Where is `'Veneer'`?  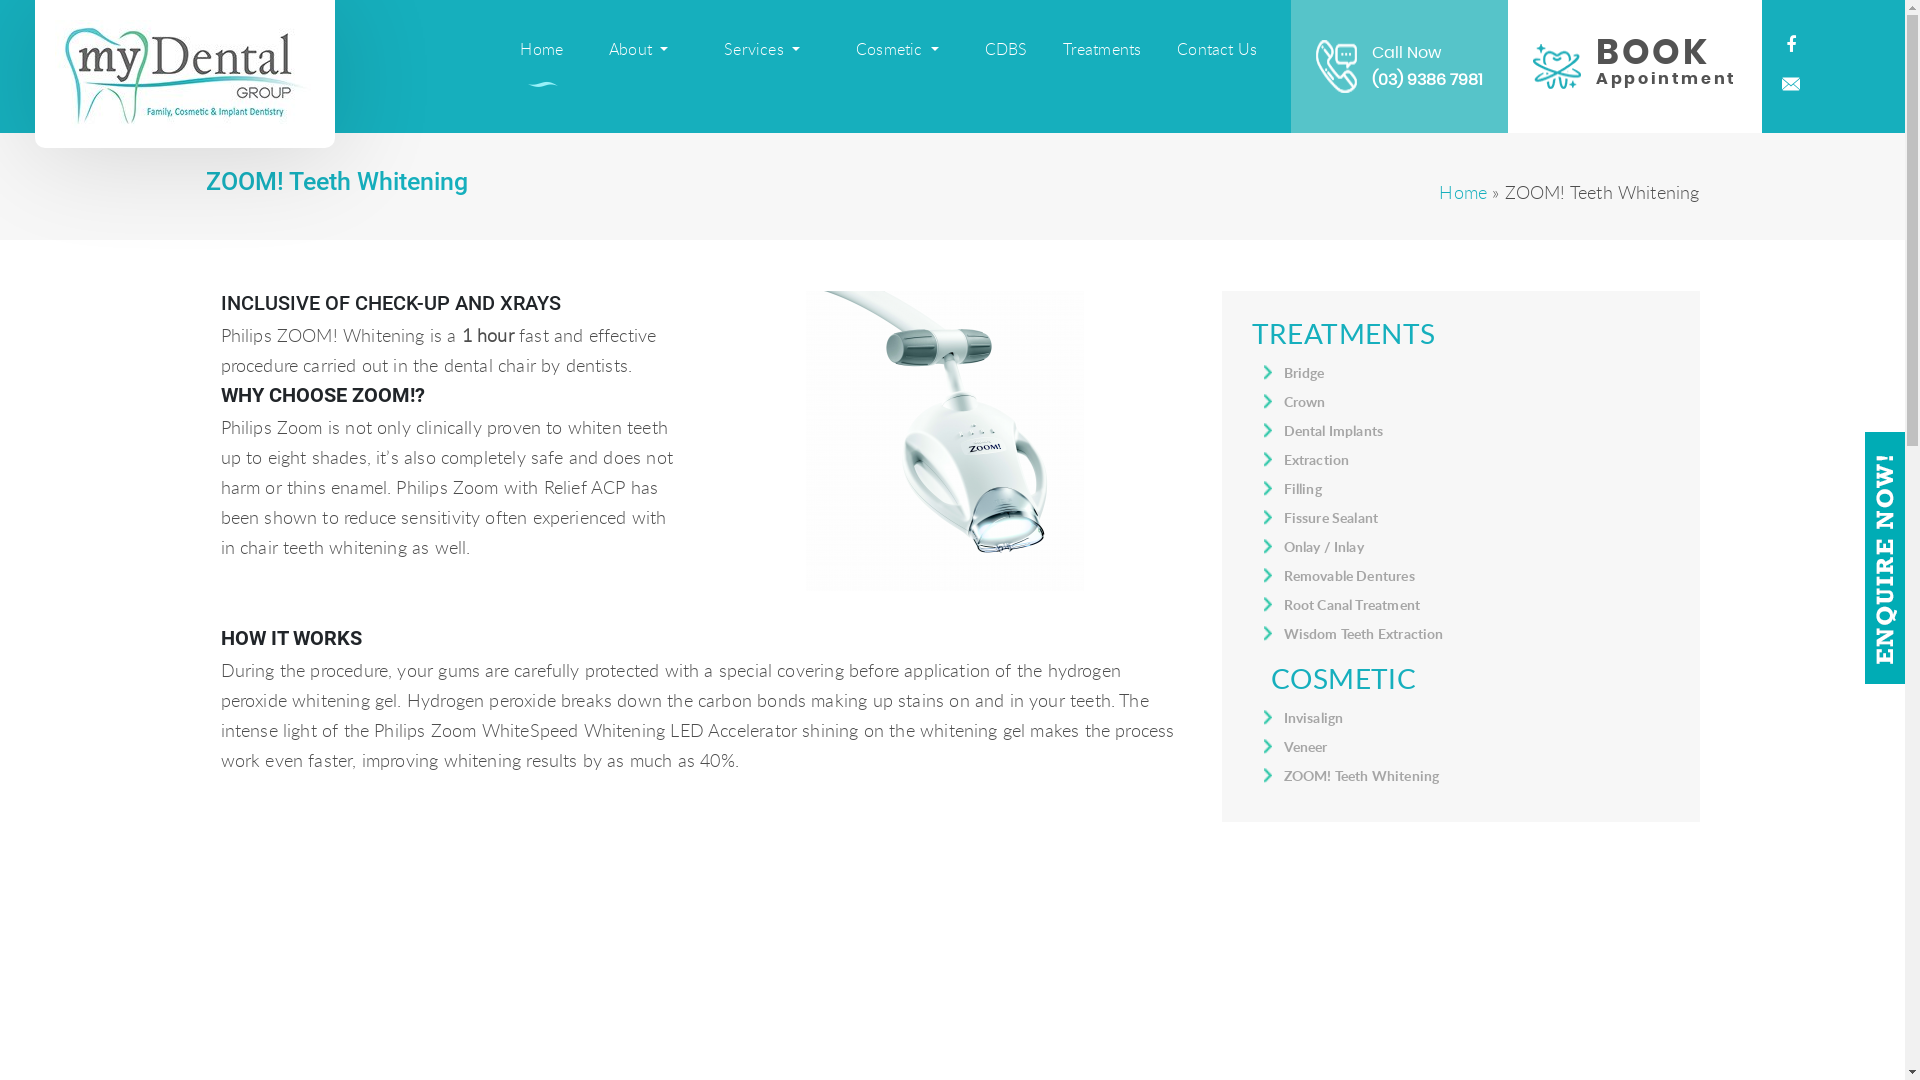
'Veneer' is located at coordinates (1305, 746).